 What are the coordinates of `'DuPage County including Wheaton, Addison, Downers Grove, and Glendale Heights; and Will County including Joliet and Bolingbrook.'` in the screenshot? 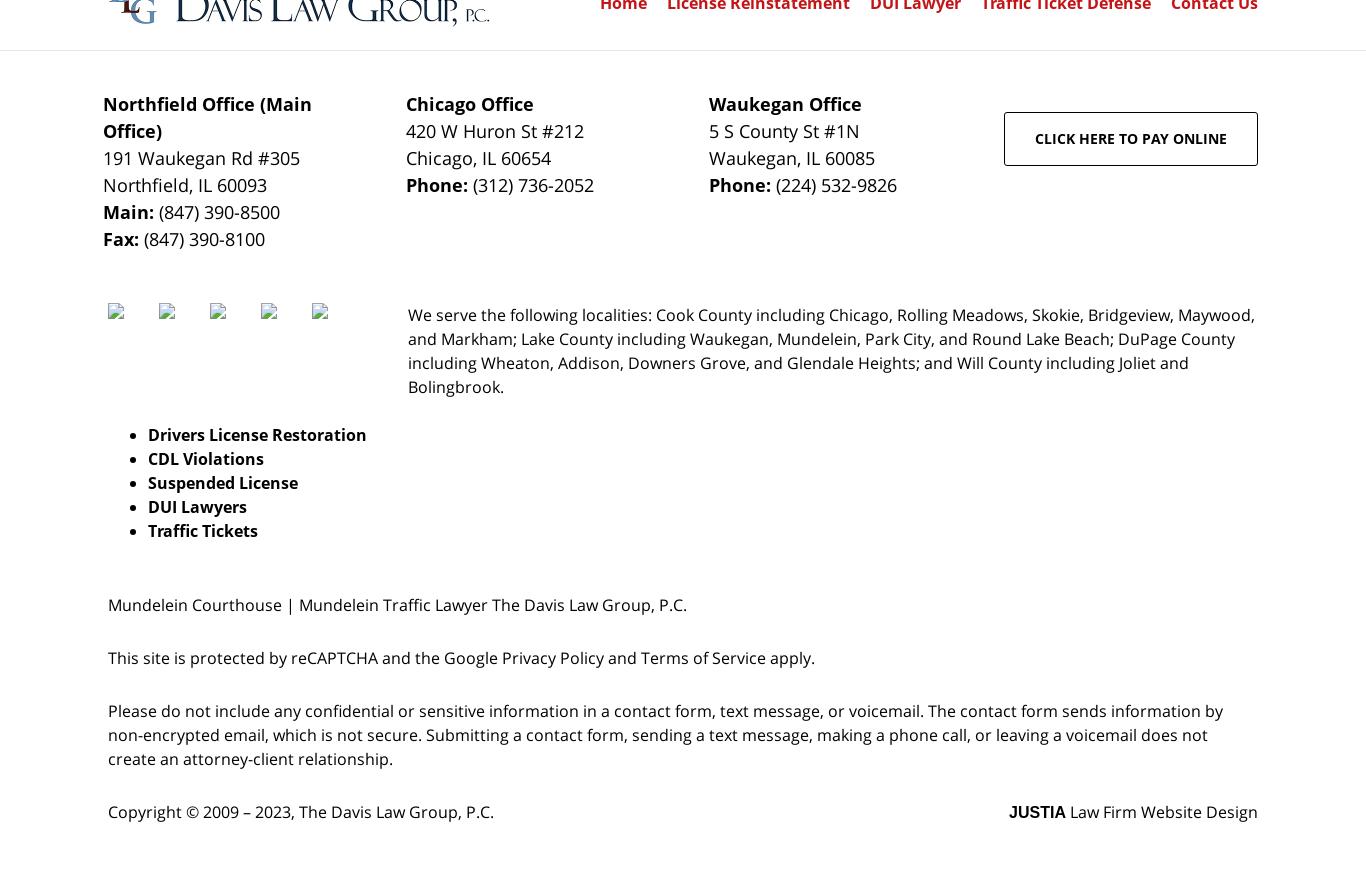 It's located at (407, 362).